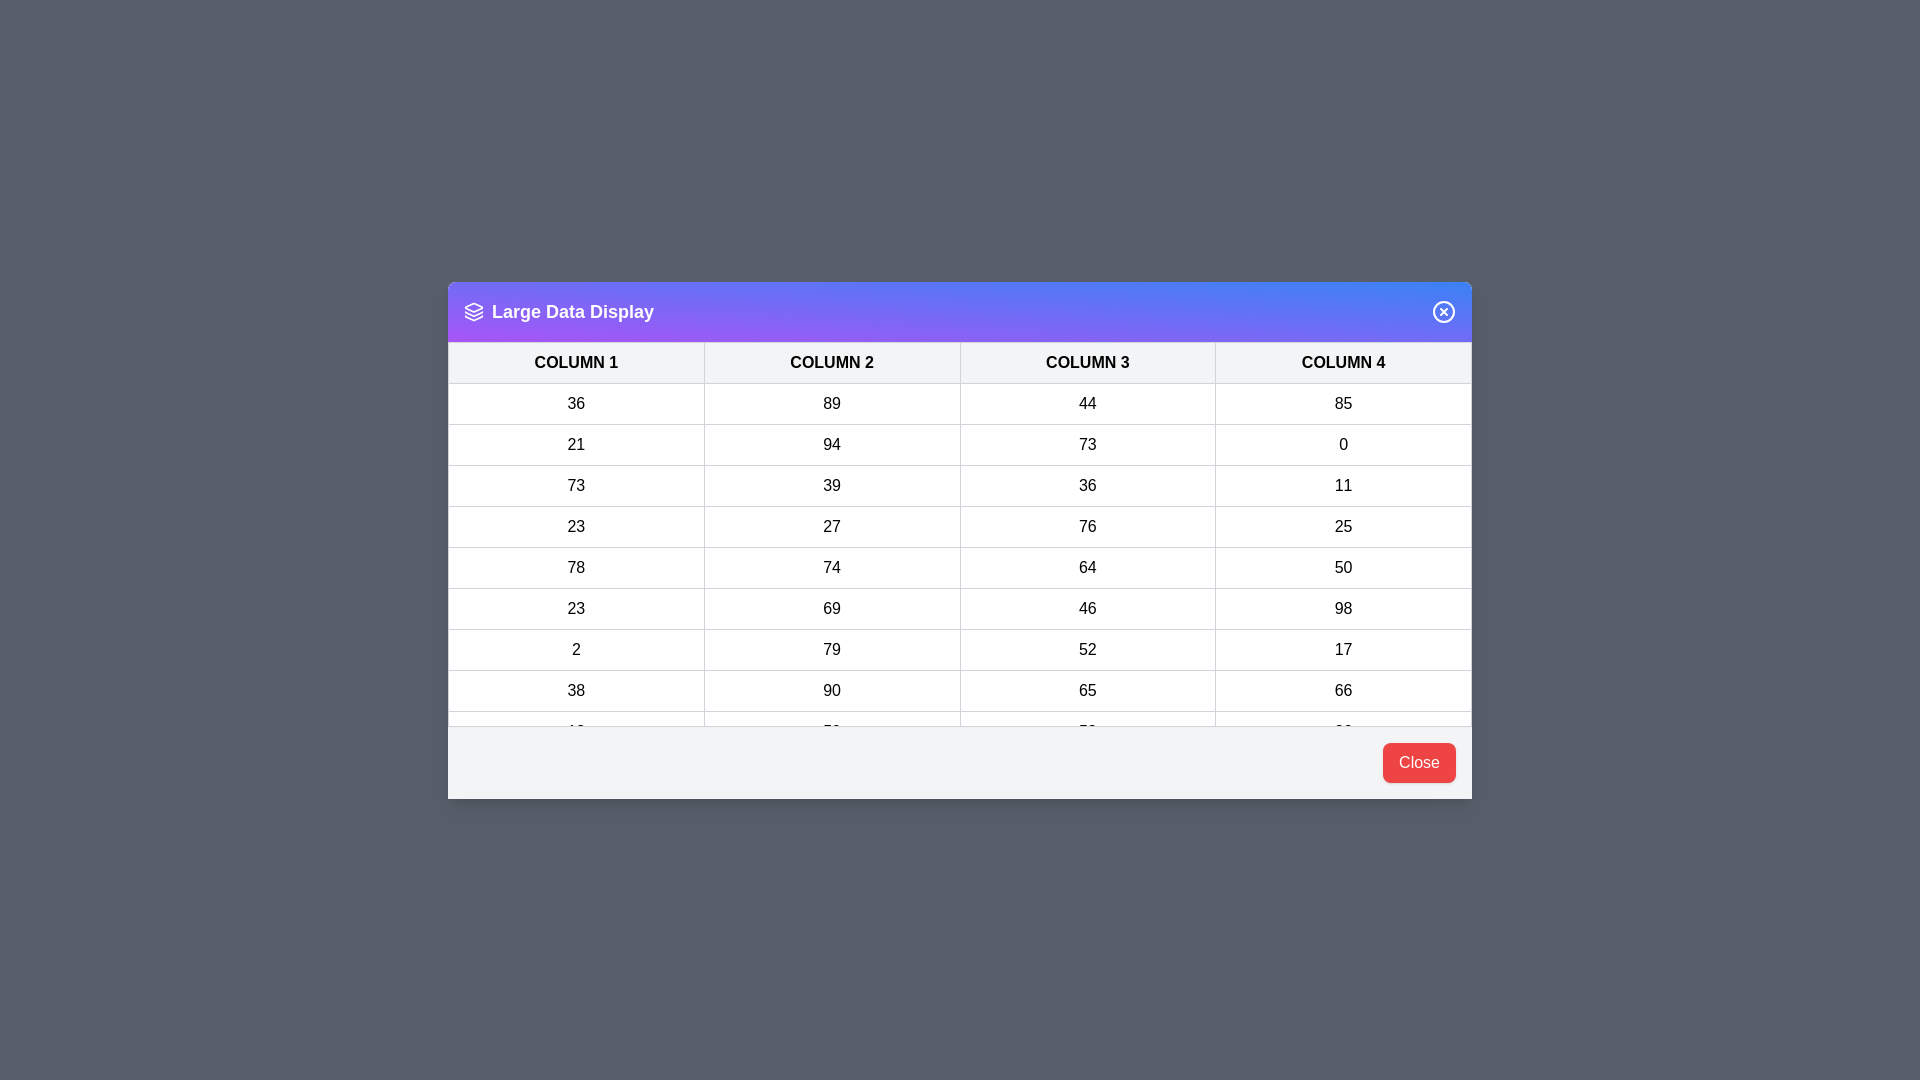 This screenshot has height=1080, width=1920. Describe the element at coordinates (960, 311) in the screenshot. I see `the header to inspect its properties` at that location.